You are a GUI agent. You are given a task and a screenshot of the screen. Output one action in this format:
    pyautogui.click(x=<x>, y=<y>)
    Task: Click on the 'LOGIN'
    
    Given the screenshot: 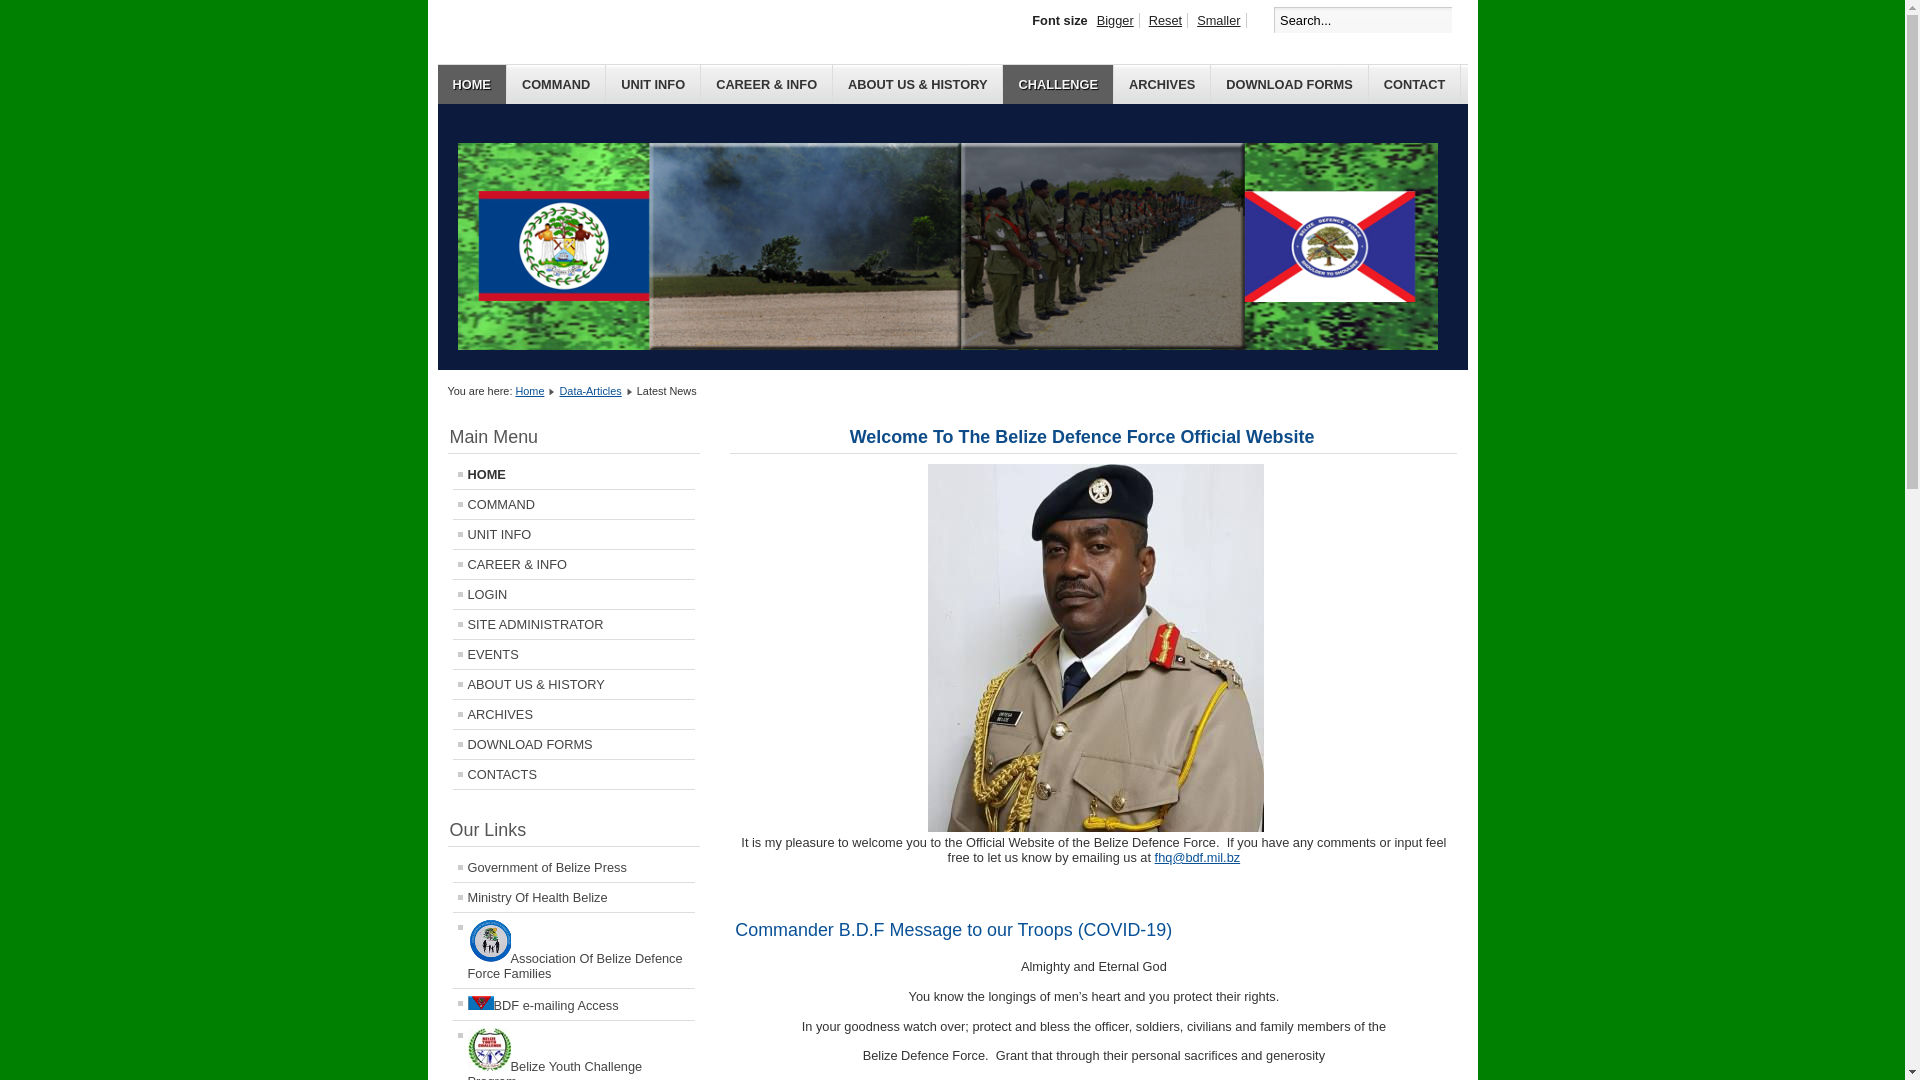 What is the action you would take?
    pyautogui.click(x=572, y=593)
    